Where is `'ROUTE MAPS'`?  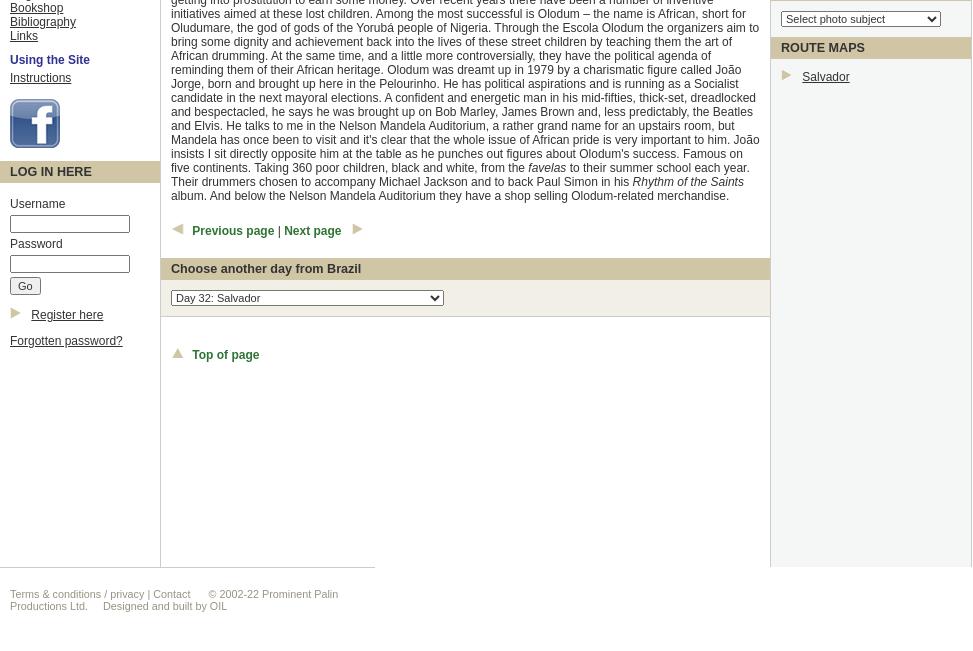 'ROUTE MAPS' is located at coordinates (780, 46).